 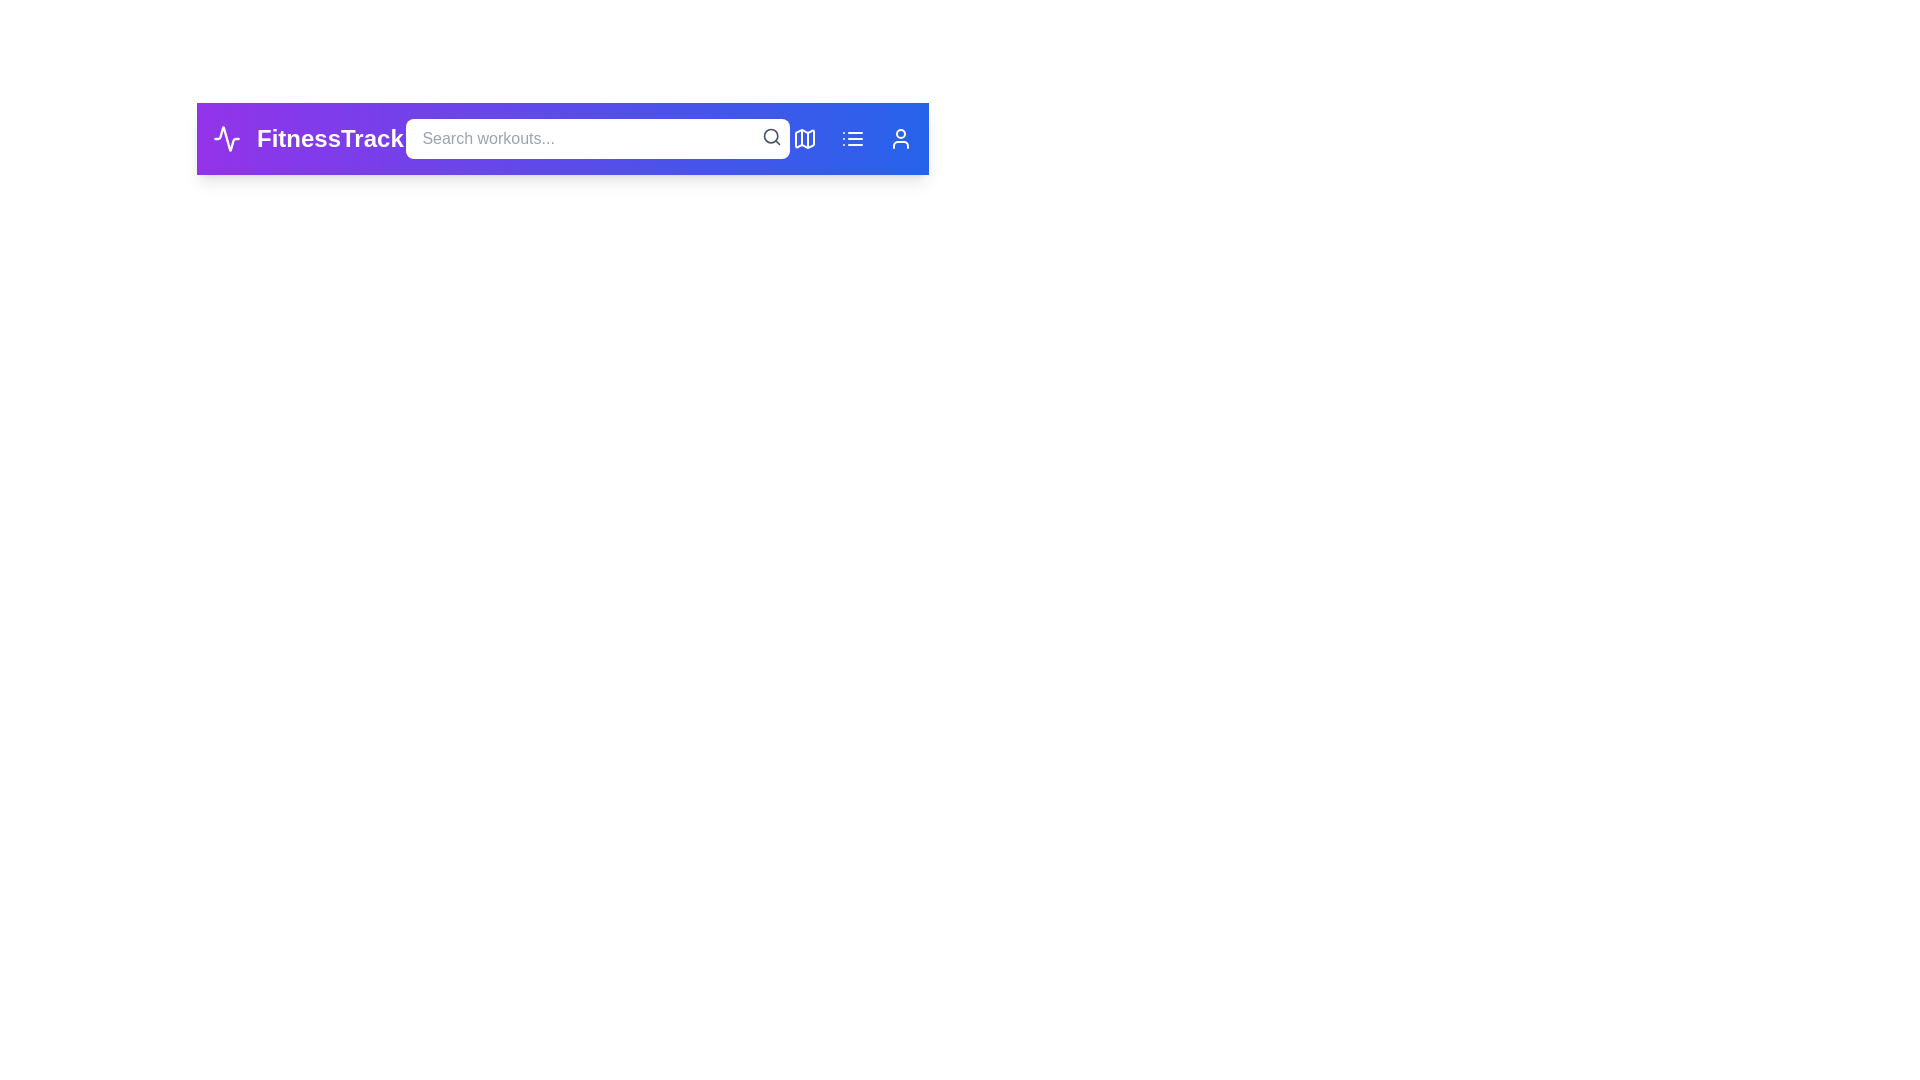 I want to click on the search bar and type the query 'Yoga', so click(x=597, y=137).